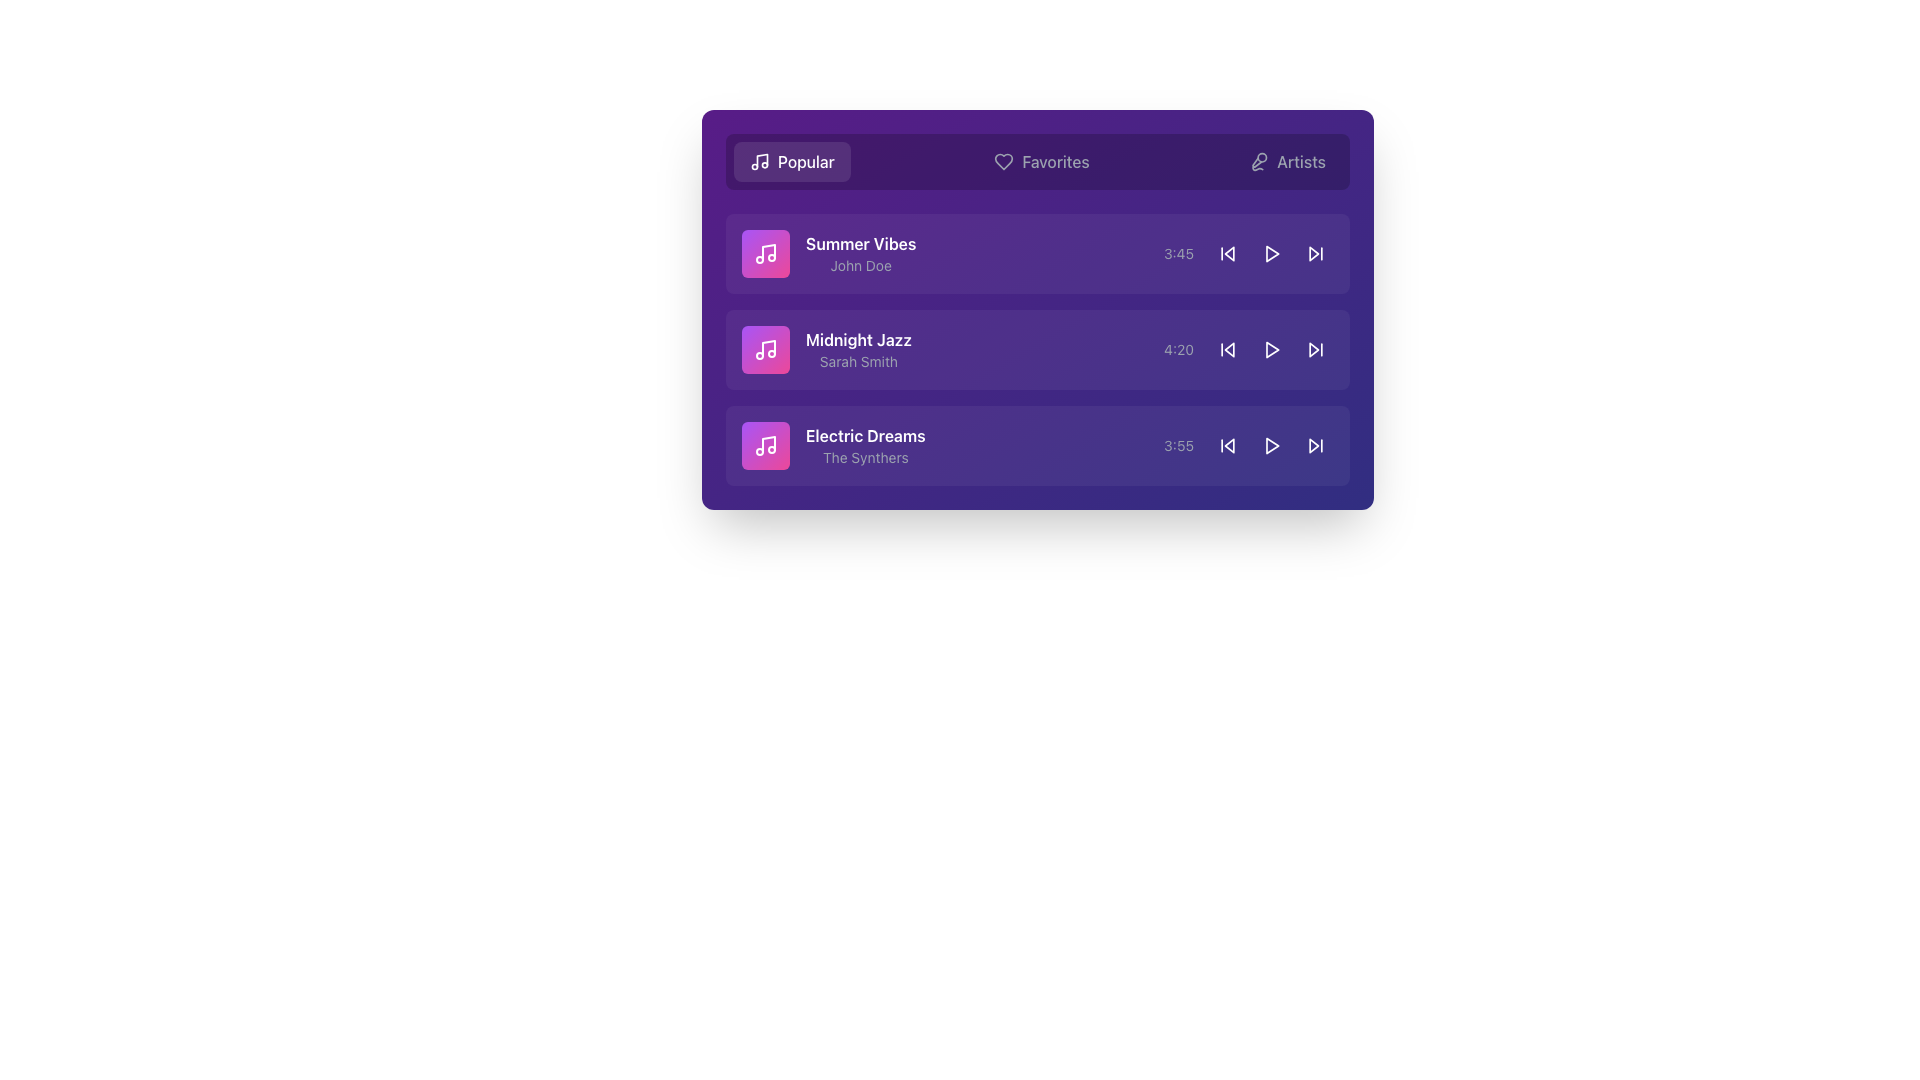 Image resolution: width=1920 pixels, height=1080 pixels. I want to click on the triangular play button icon within the circular area, located in the playlist section, to observe the hover effect, so click(1271, 349).